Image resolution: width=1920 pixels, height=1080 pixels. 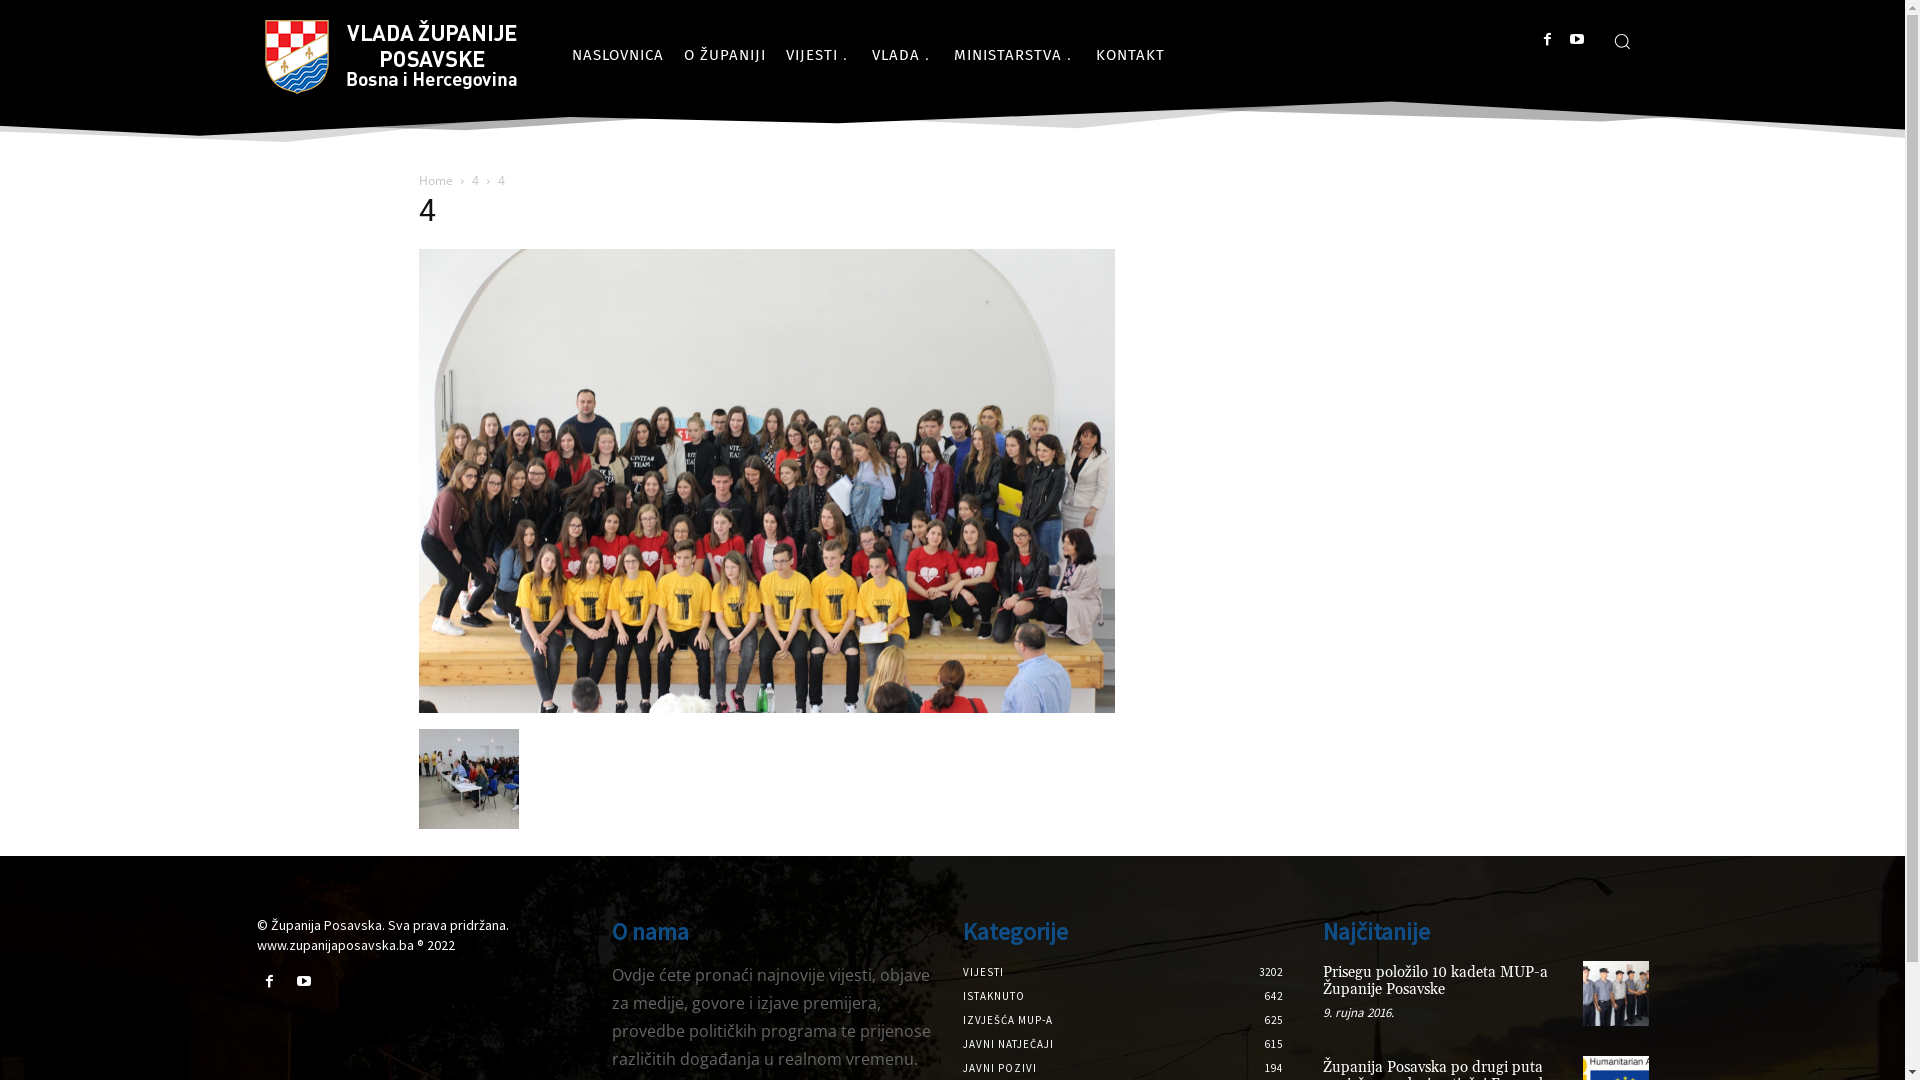 What do you see at coordinates (901, 53) in the screenshot?
I see `'VLADA'` at bounding box center [901, 53].